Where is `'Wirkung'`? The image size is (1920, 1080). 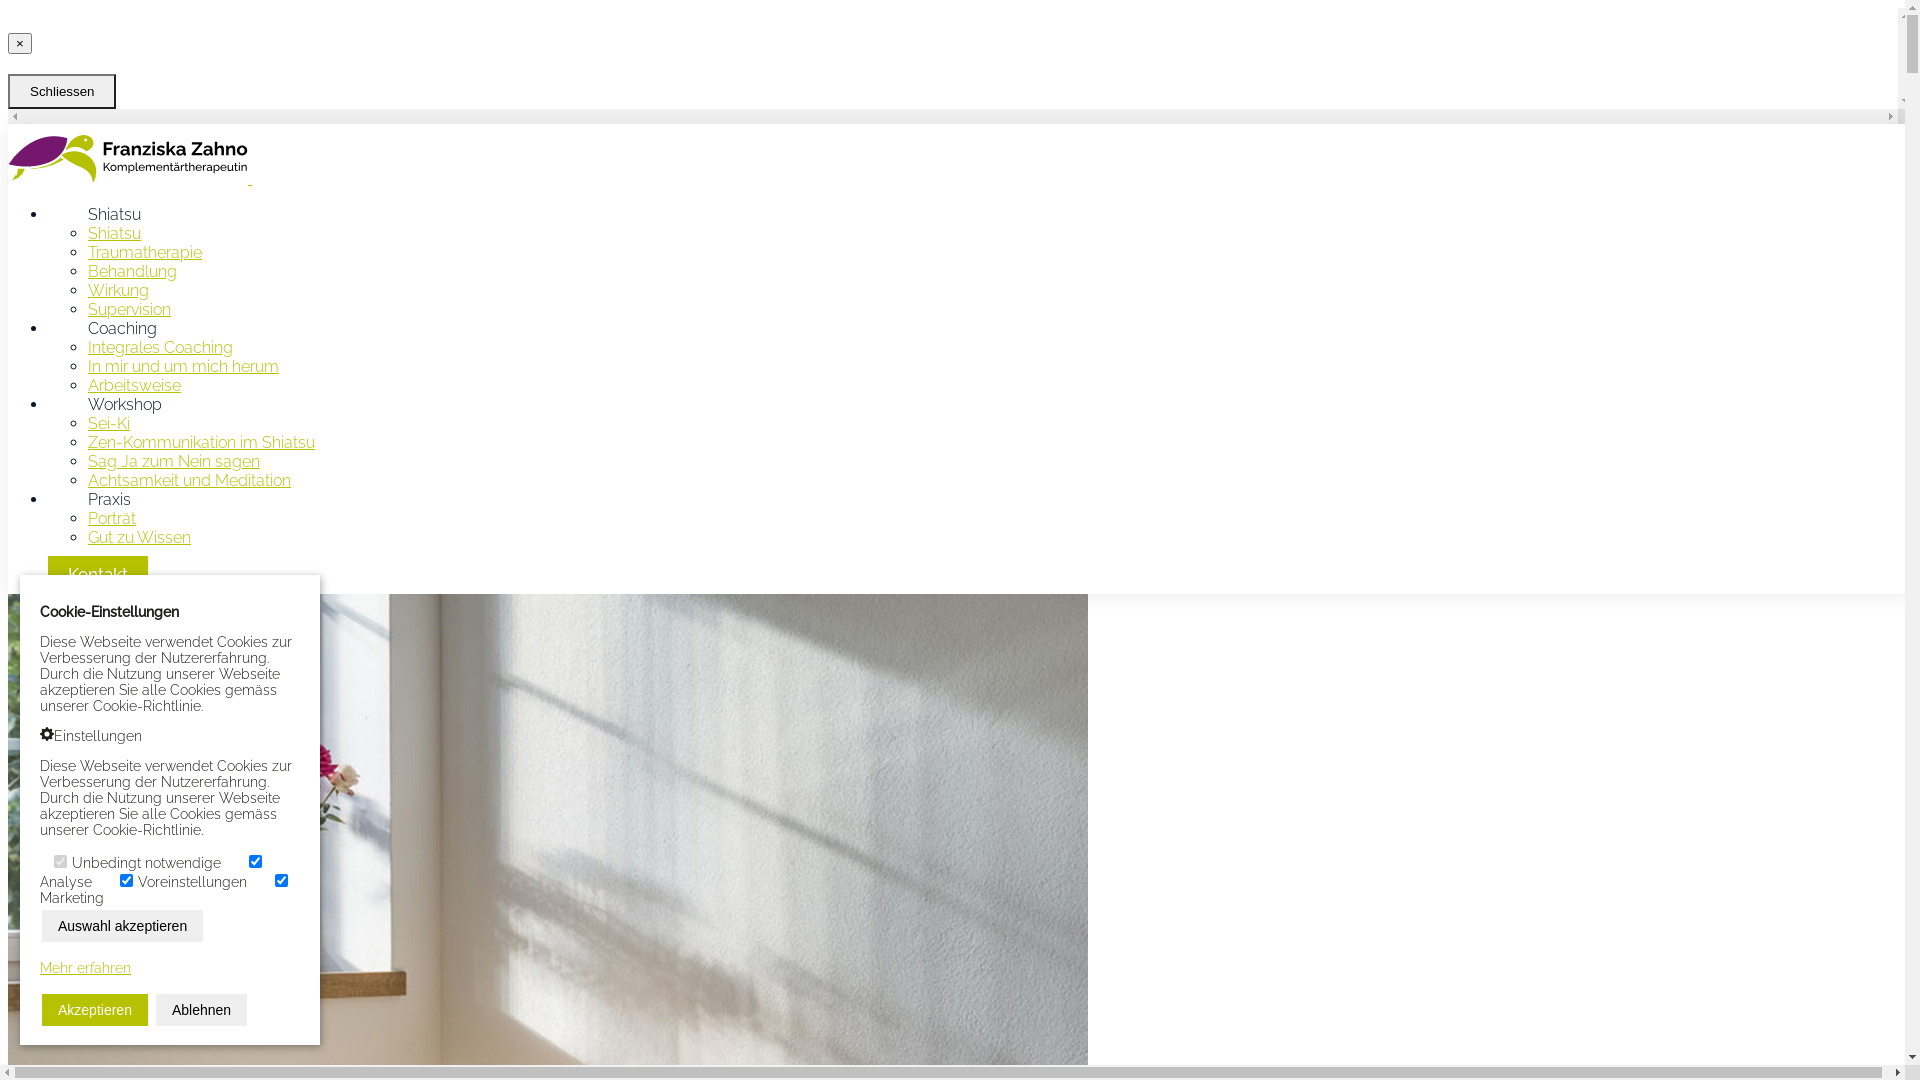
'Wirkung' is located at coordinates (117, 290).